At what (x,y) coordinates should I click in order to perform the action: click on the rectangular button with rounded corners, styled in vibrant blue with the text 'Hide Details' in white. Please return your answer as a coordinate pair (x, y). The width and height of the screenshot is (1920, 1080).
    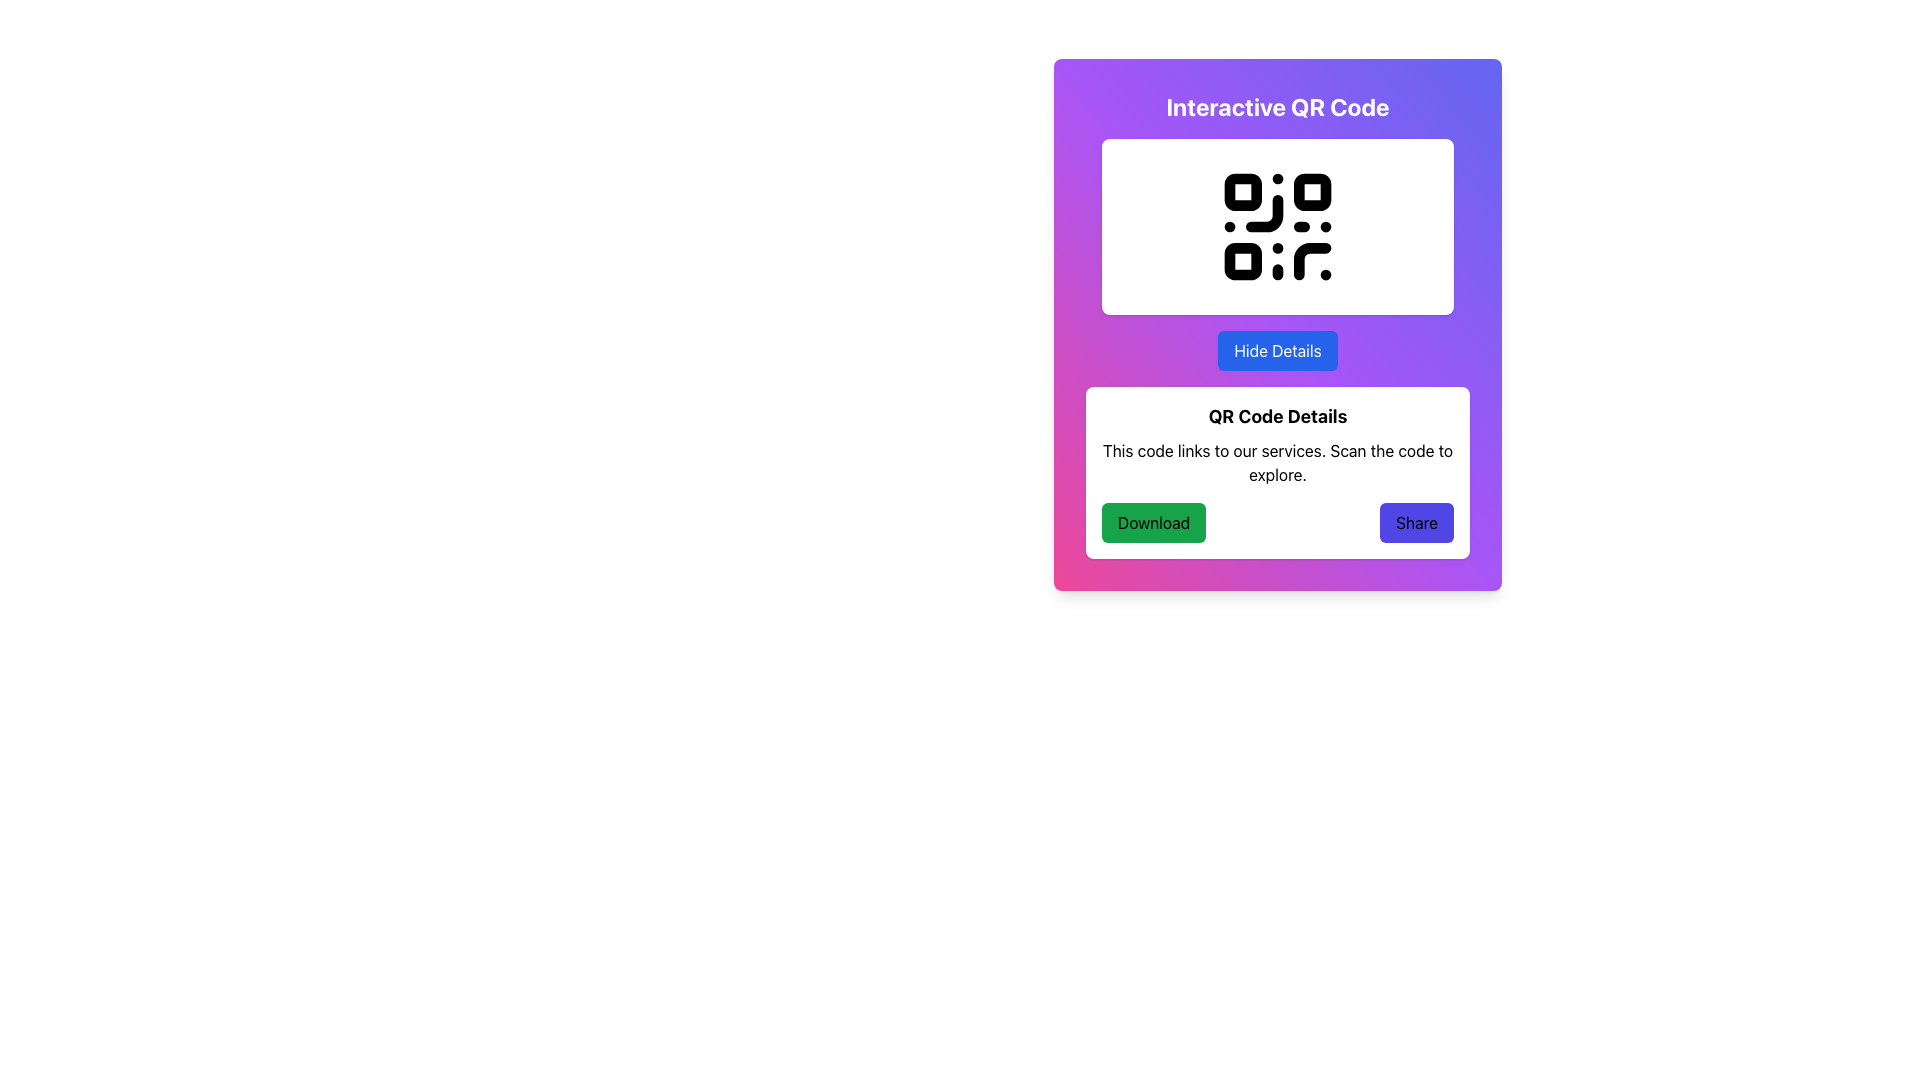
    Looking at the image, I should click on (1276, 350).